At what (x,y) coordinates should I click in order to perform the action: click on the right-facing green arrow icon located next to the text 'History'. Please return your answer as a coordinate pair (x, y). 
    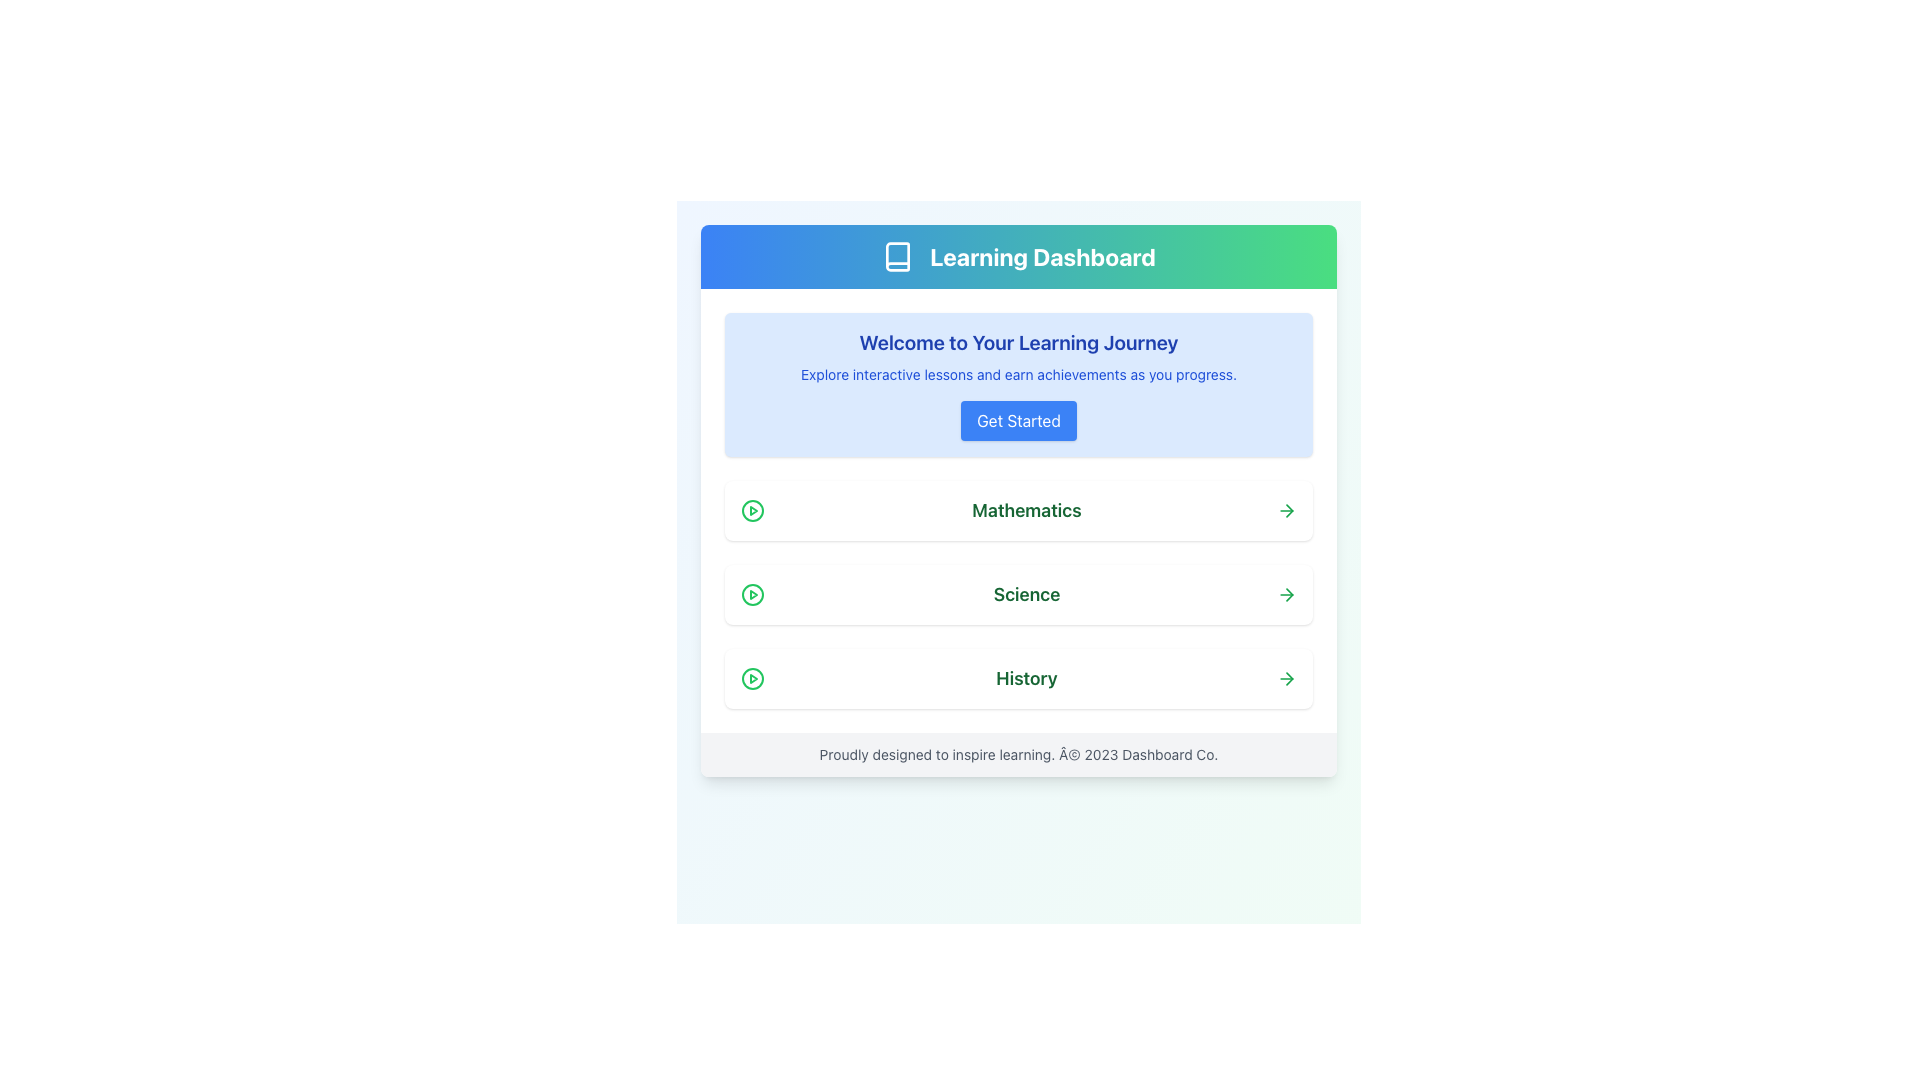
    Looking at the image, I should click on (1286, 677).